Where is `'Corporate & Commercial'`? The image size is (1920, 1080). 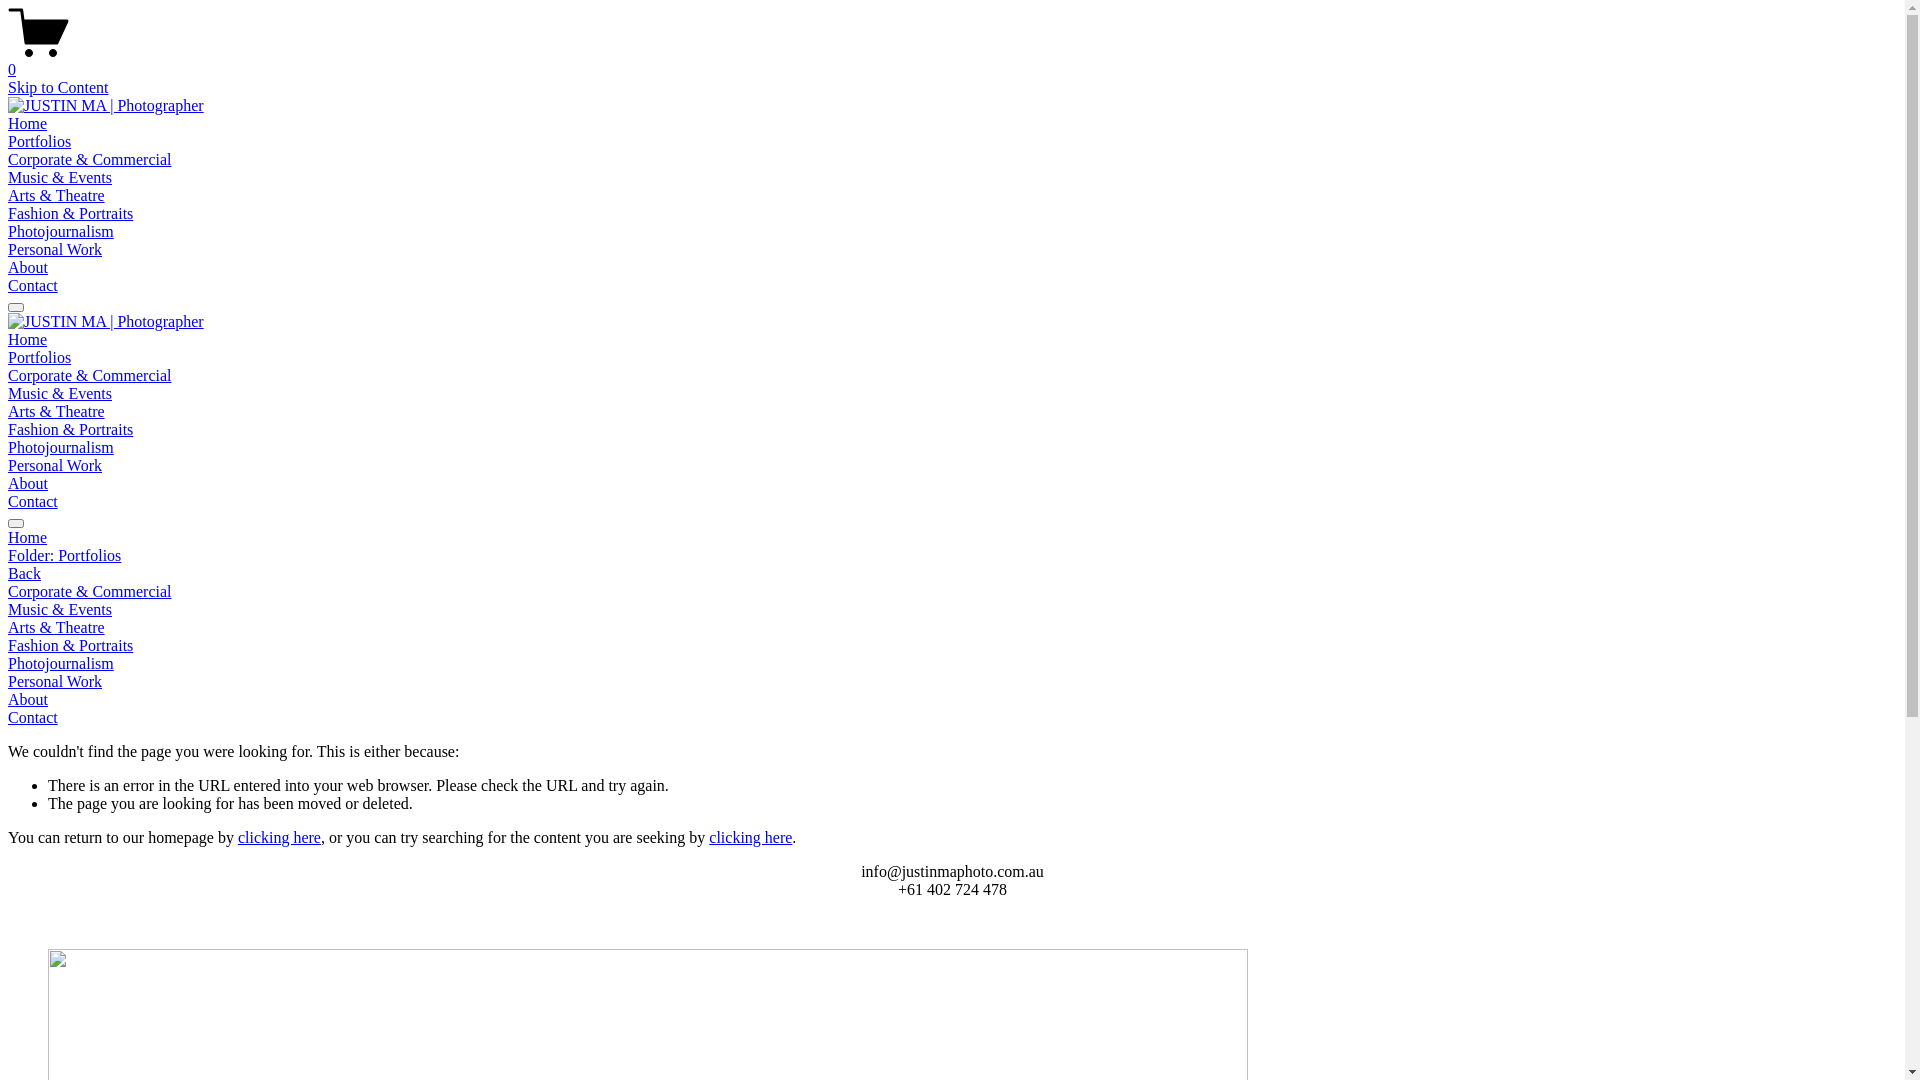
'Corporate & Commercial' is located at coordinates (89, 158).